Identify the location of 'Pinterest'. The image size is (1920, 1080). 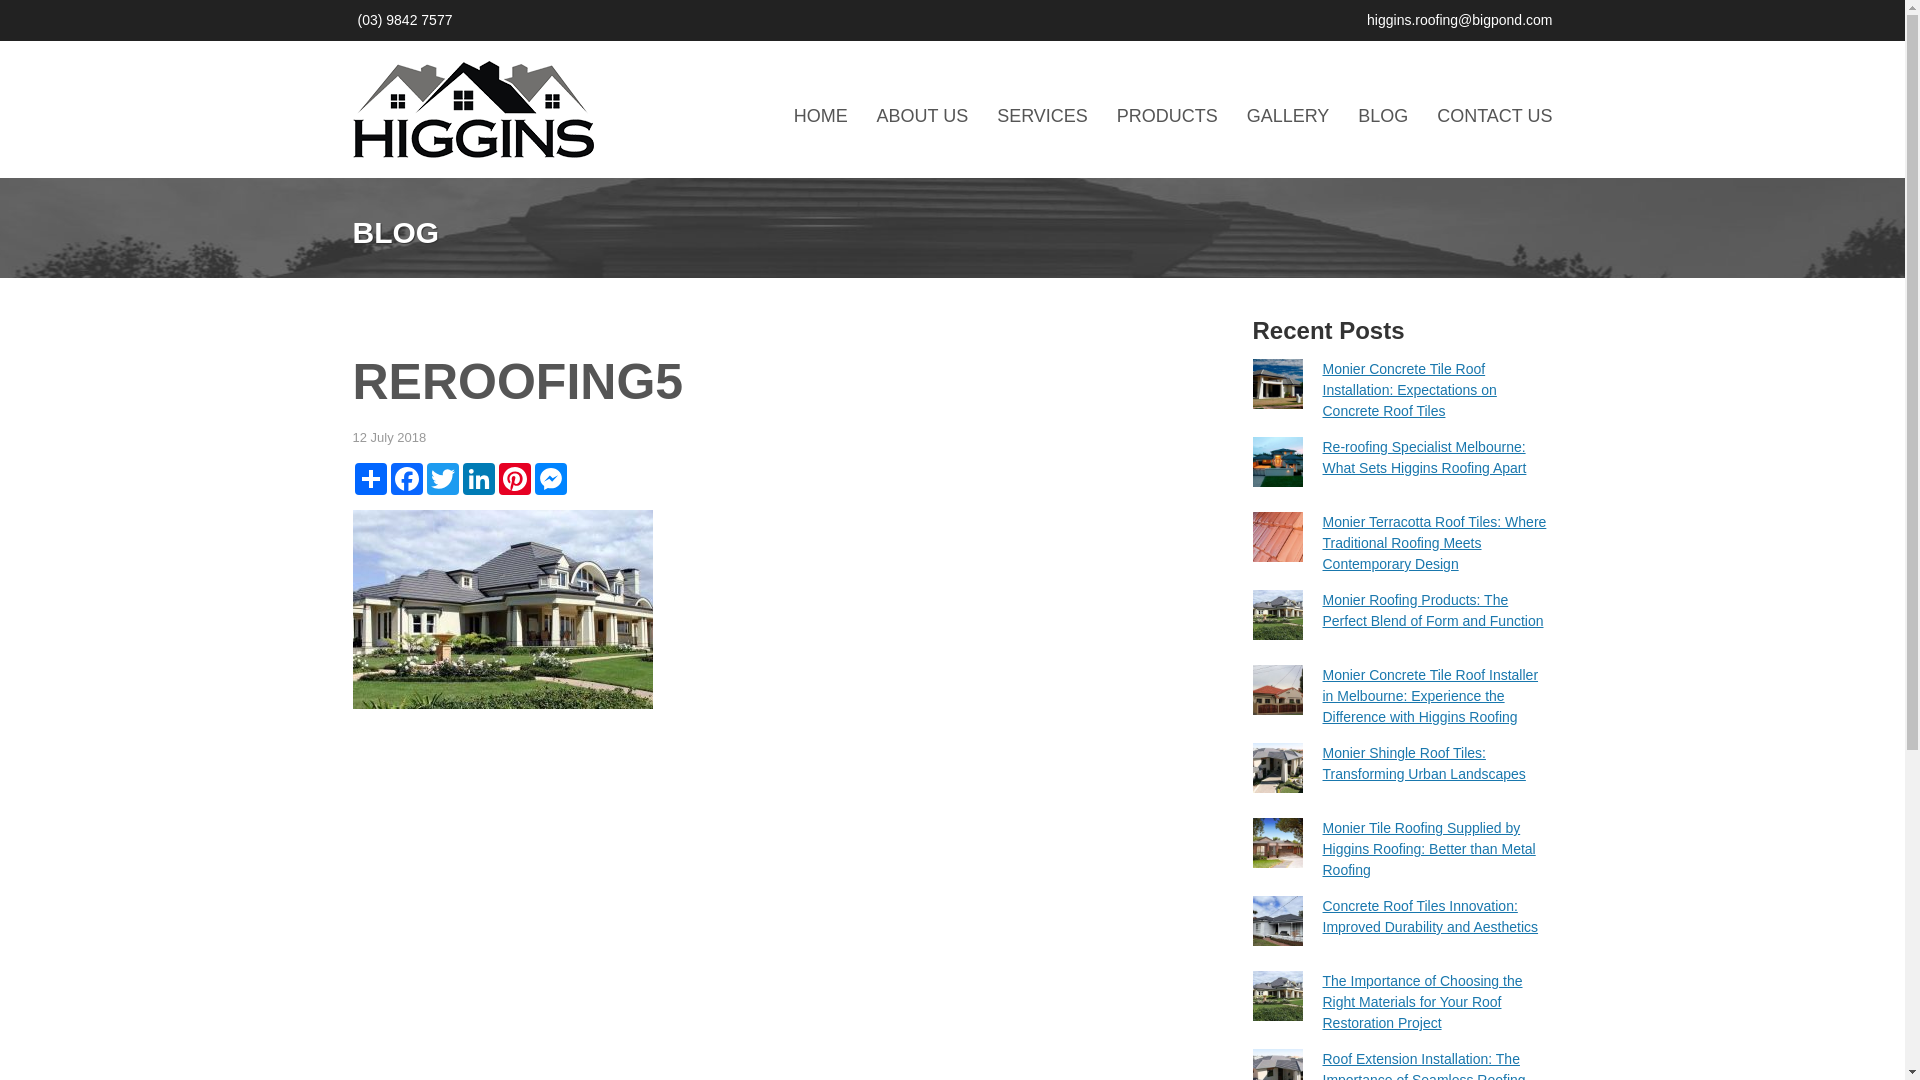
(513, 478).